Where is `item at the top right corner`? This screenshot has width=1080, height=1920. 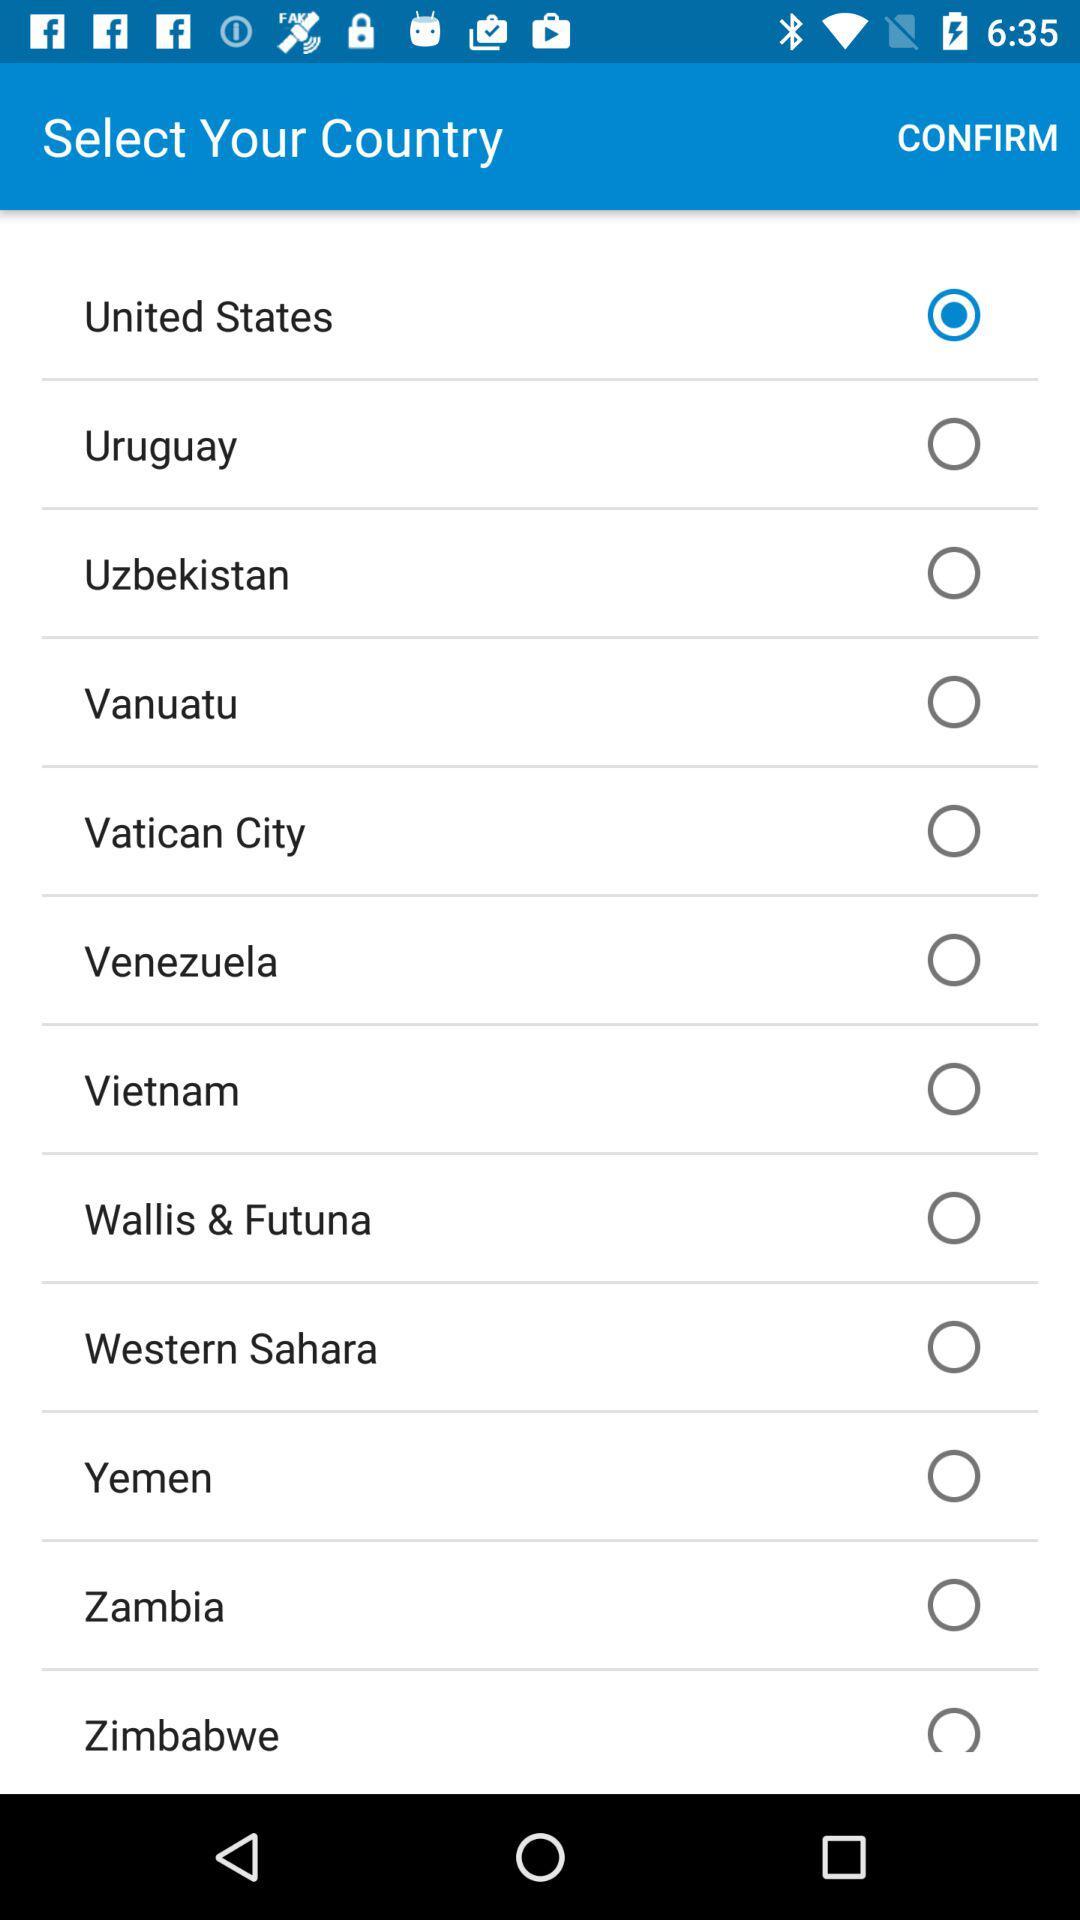 item at the top right corner is located at coordinates (977, 135).